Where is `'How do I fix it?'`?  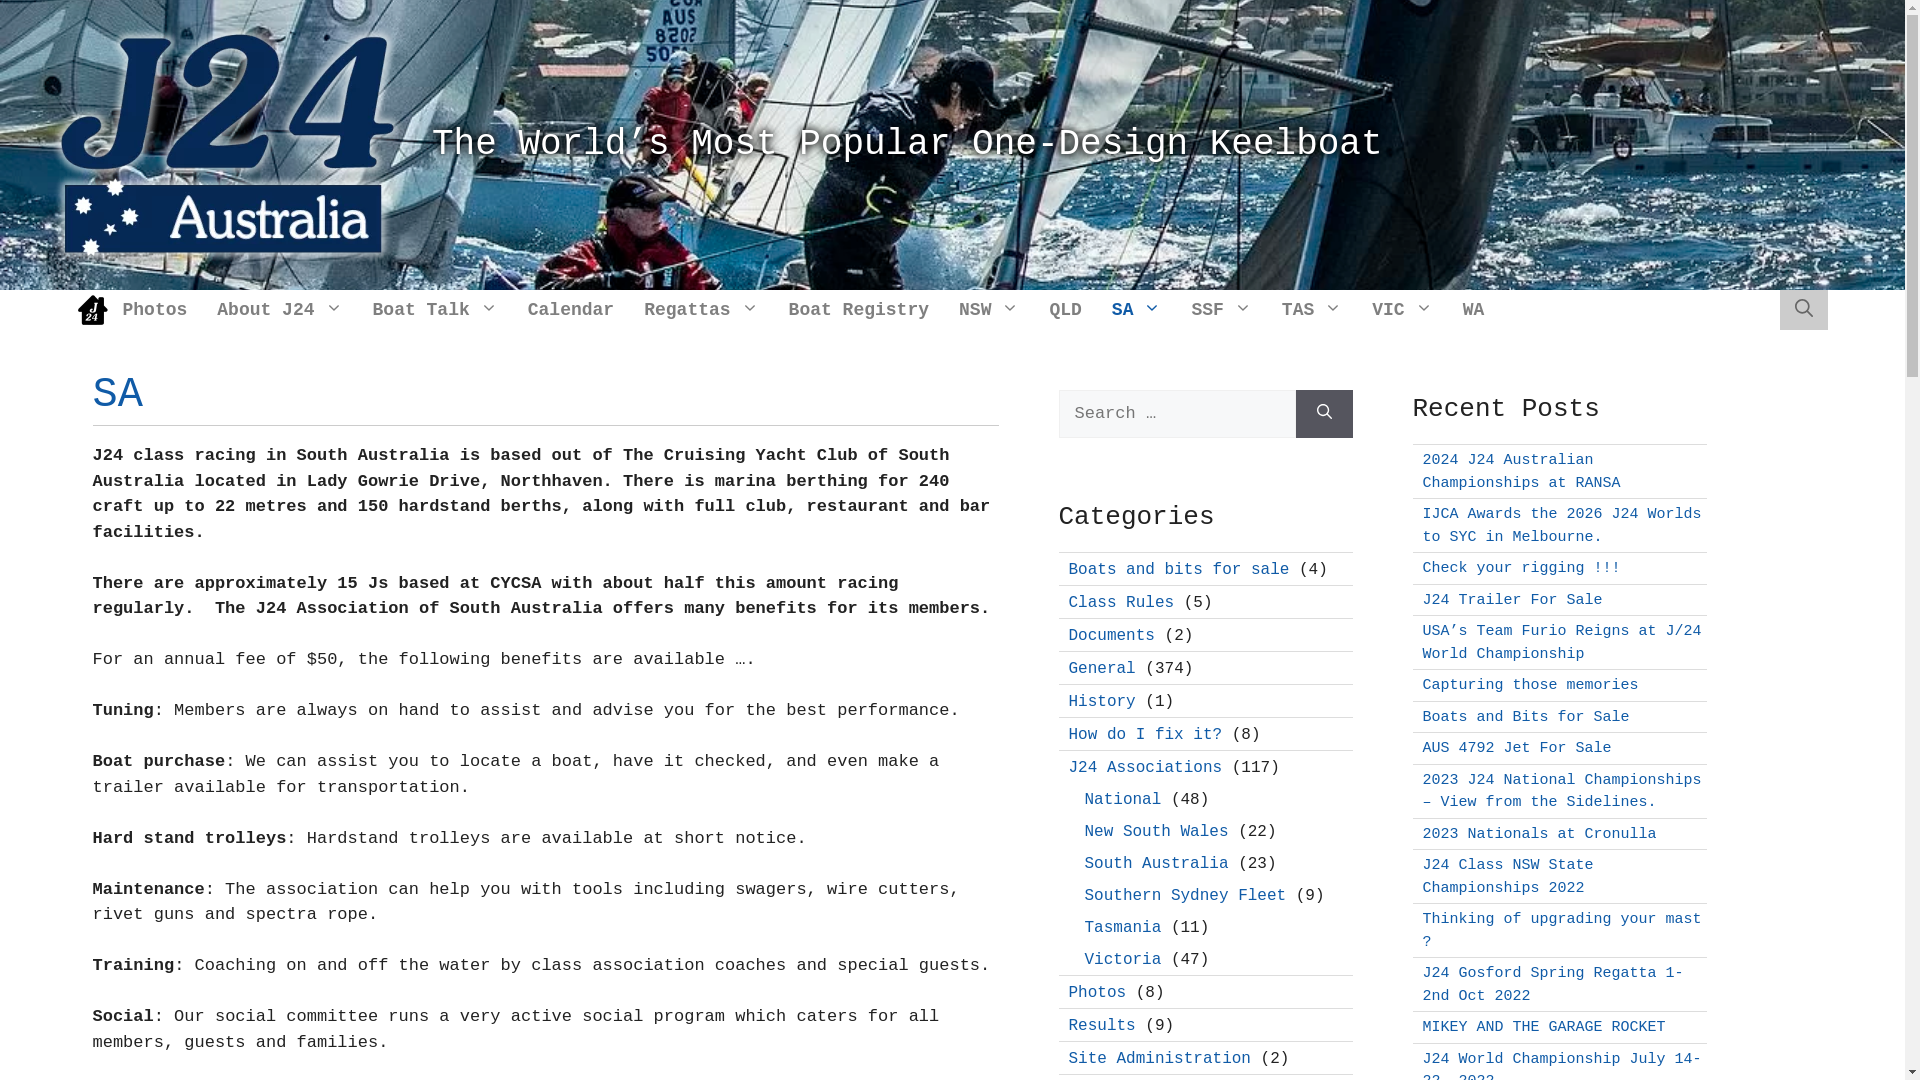 'How do I fix it?' is located at coordinates (1145, 735).